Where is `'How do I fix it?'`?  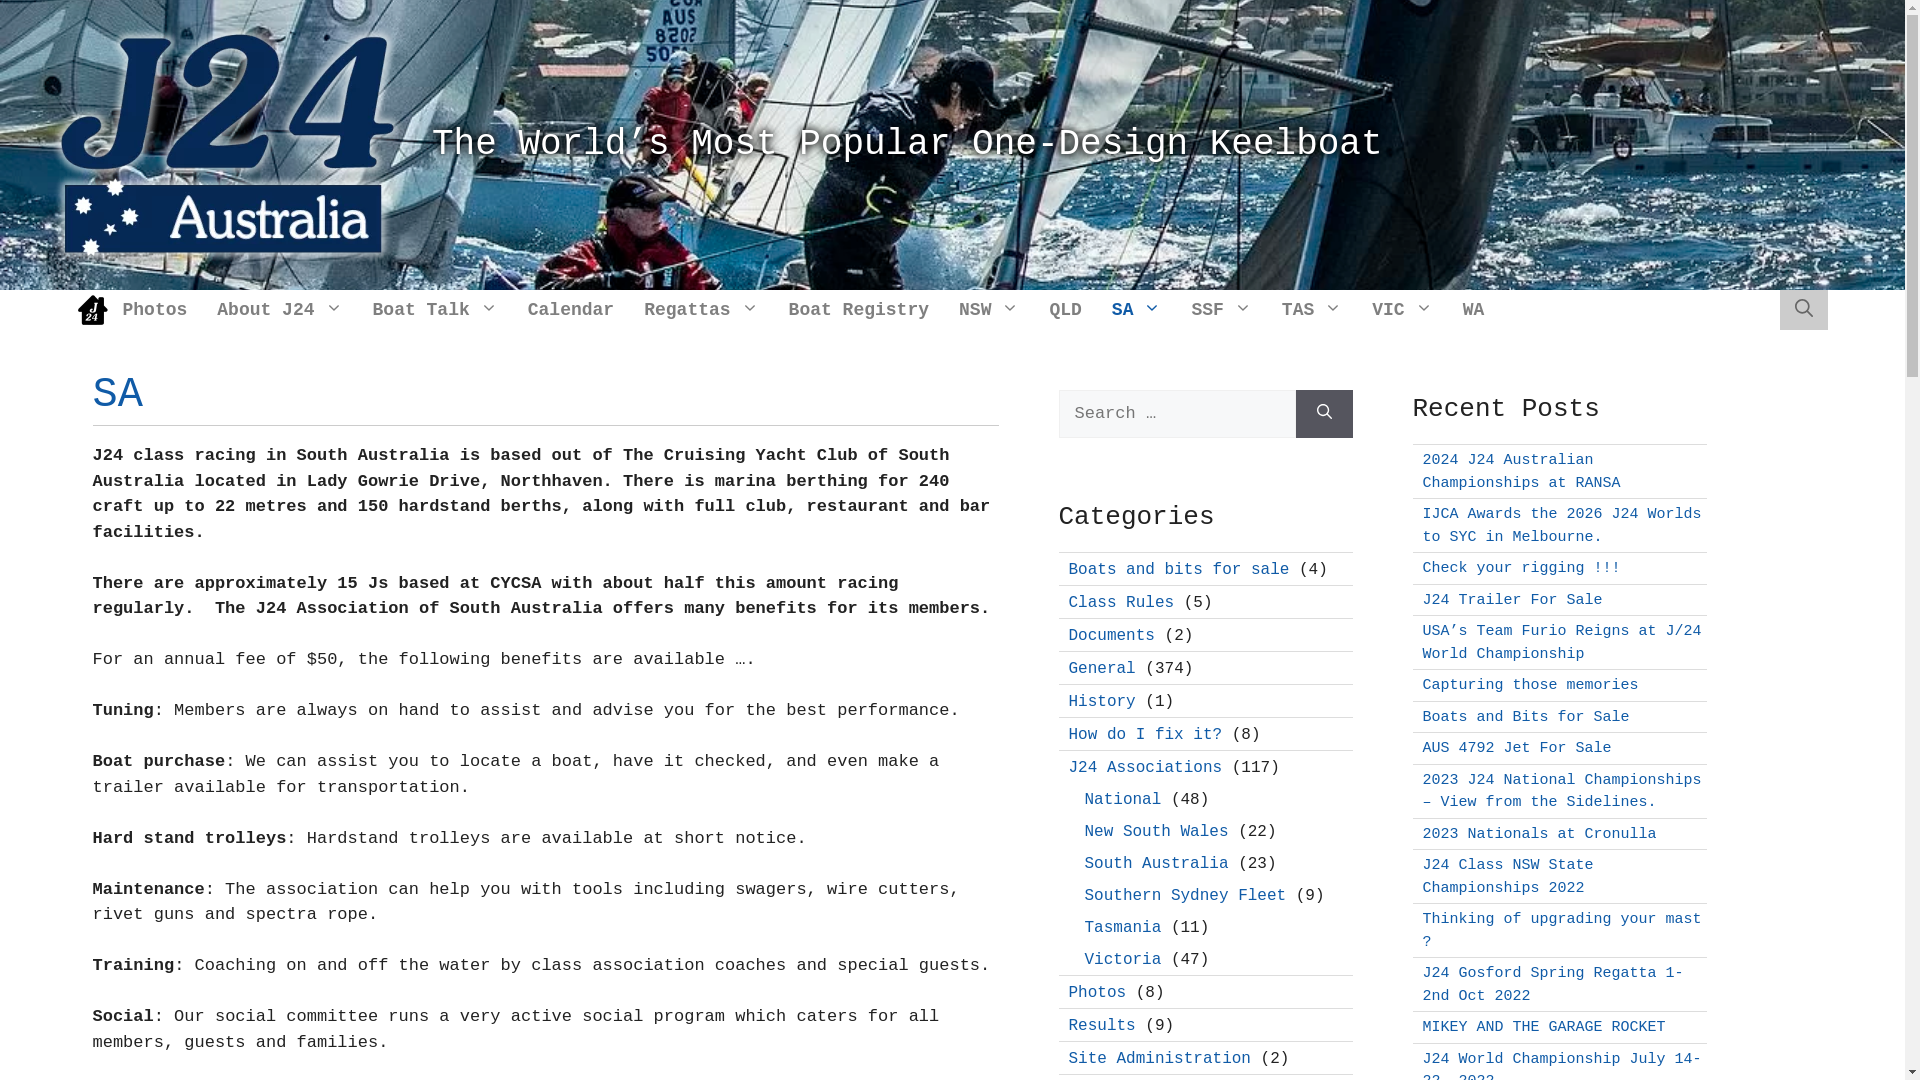 'How do I fix it?' is located at coordinates (1145, 735).